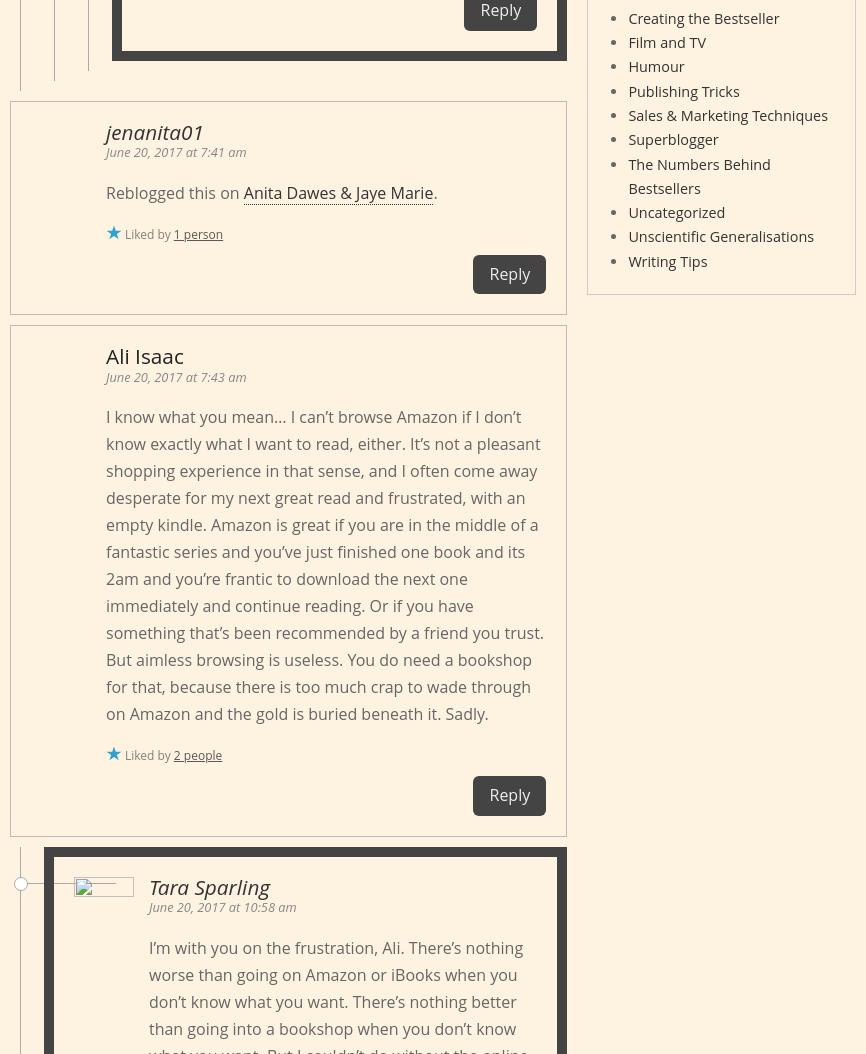  What do you see at coordinates (675, 212) in the screenshot?
I see `'Uncategorized'` at bounding box center [675, 212].